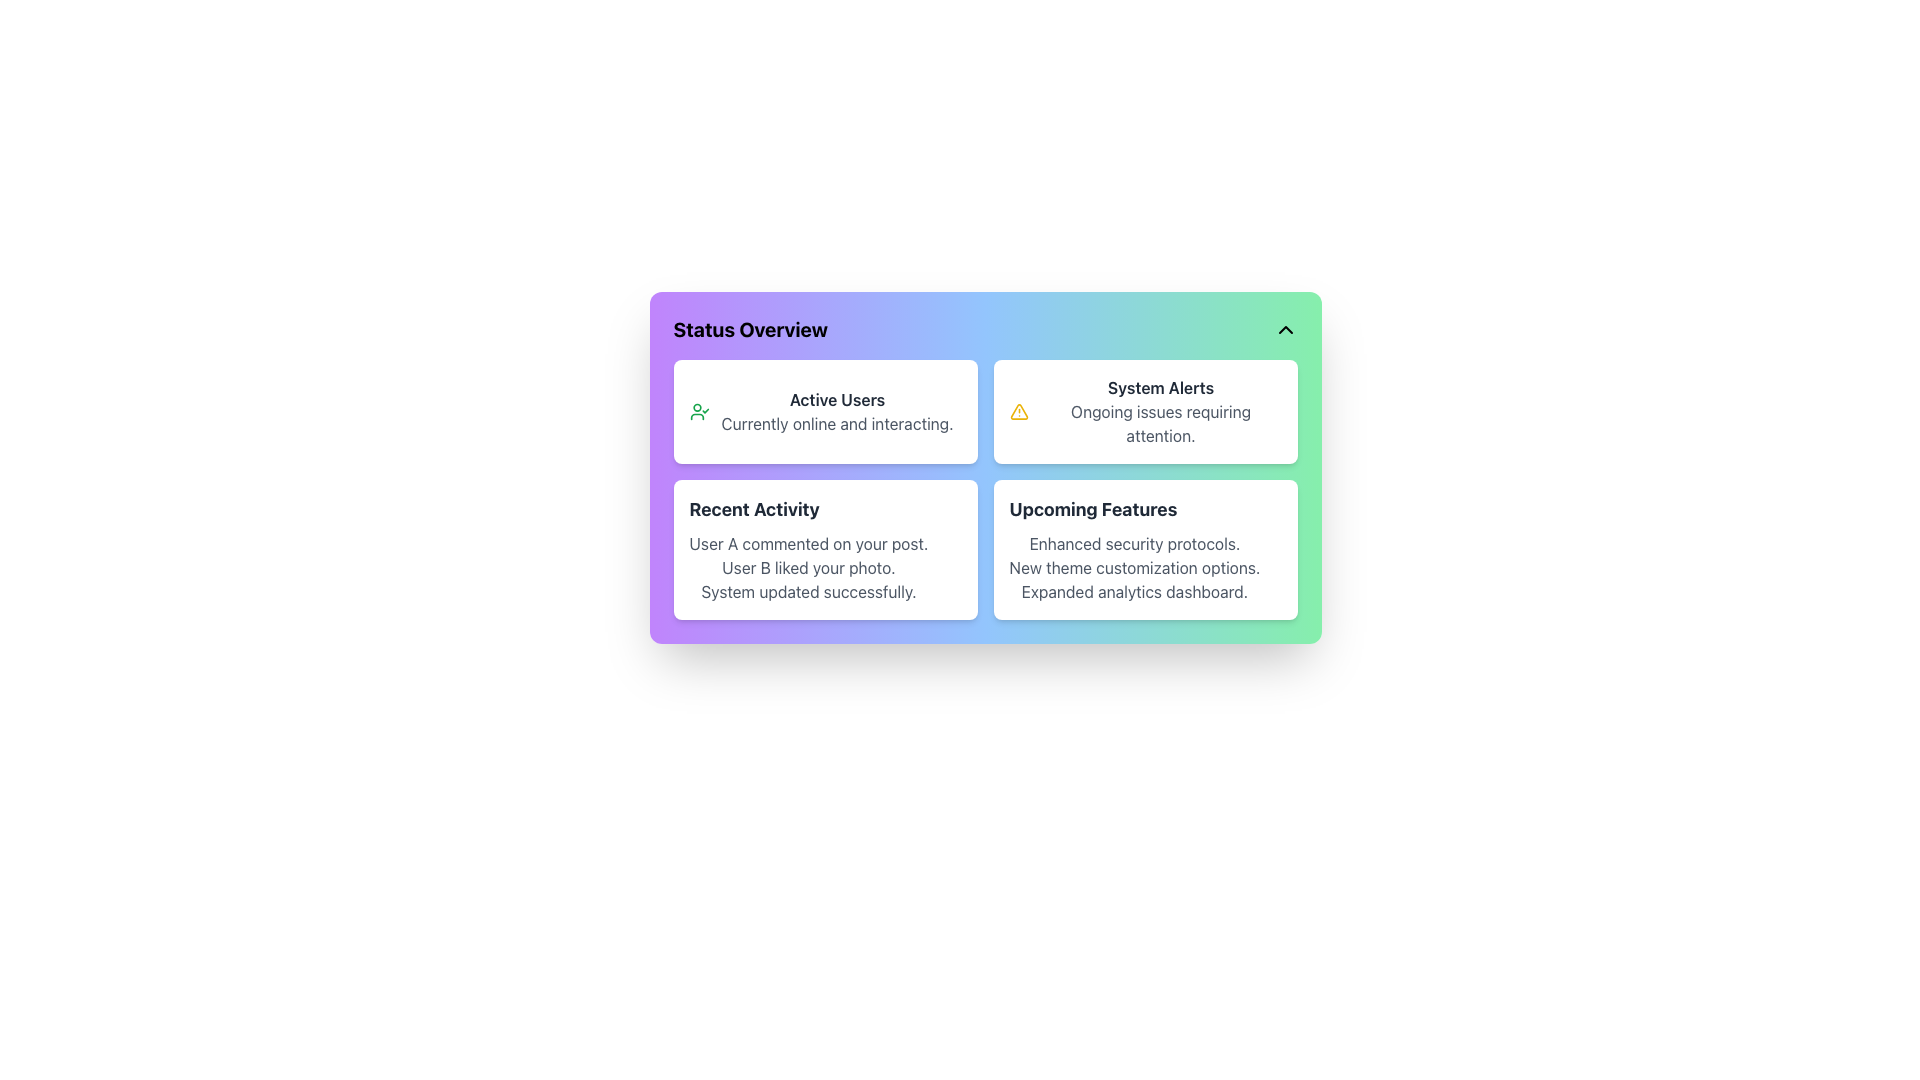 This screenshot has width=1920, height=1080. What do you see at coordinates (699, 411) in the screenshot?
I see `the user icon with a checkmark located in the upper left corner of the 'Active Users' card` at bounding box center [699, 411].